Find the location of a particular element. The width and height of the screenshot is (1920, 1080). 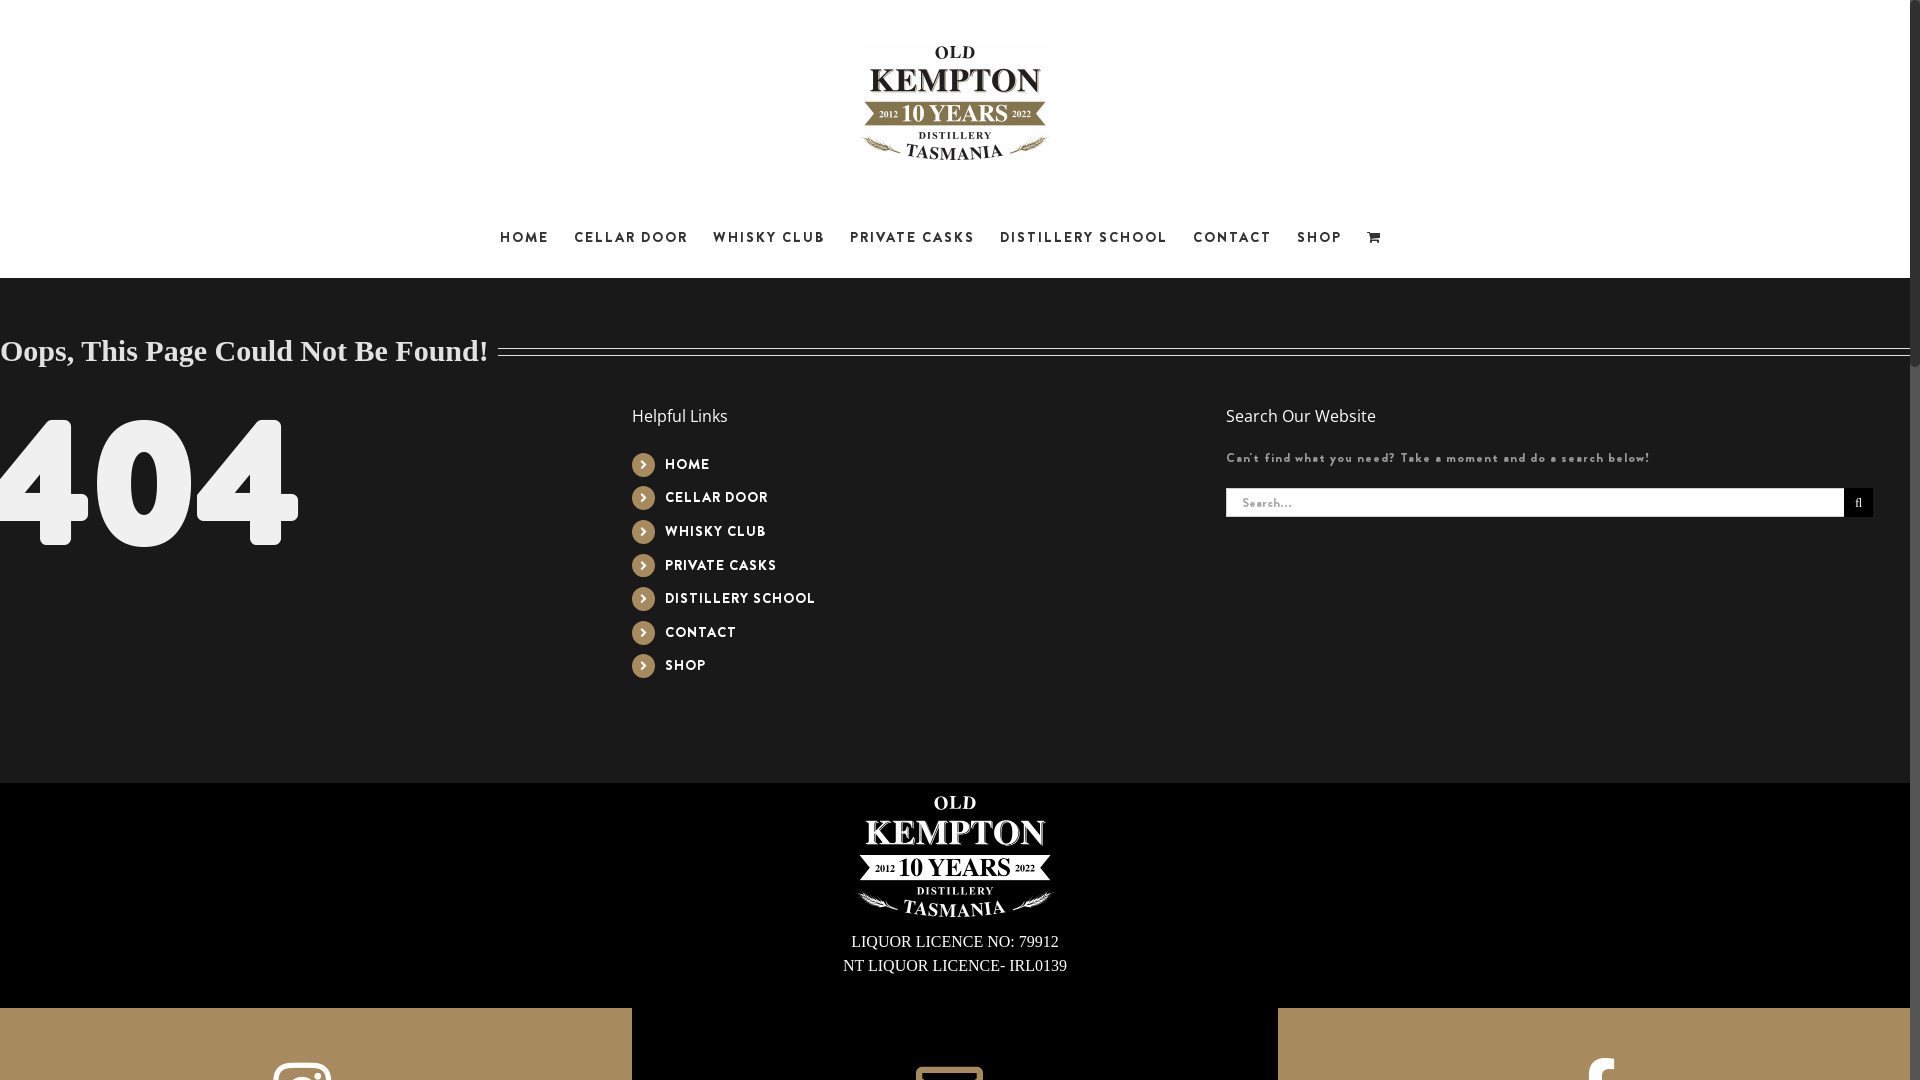

'CONTACT' is located at coordinates (1230, 235).